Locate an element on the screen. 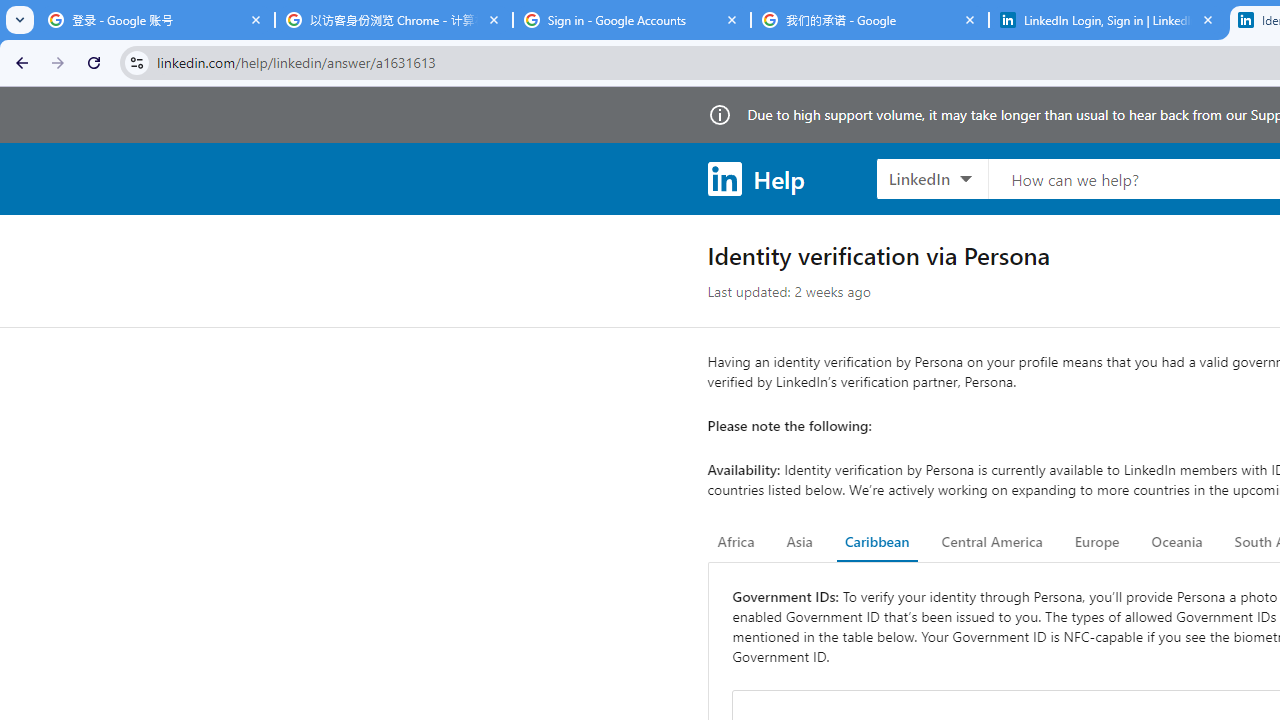 This screenshot has height=720, width=1280. 'LinkedIn Login, Sign in | LinkedIn' is located at coordinates (1107, 20).